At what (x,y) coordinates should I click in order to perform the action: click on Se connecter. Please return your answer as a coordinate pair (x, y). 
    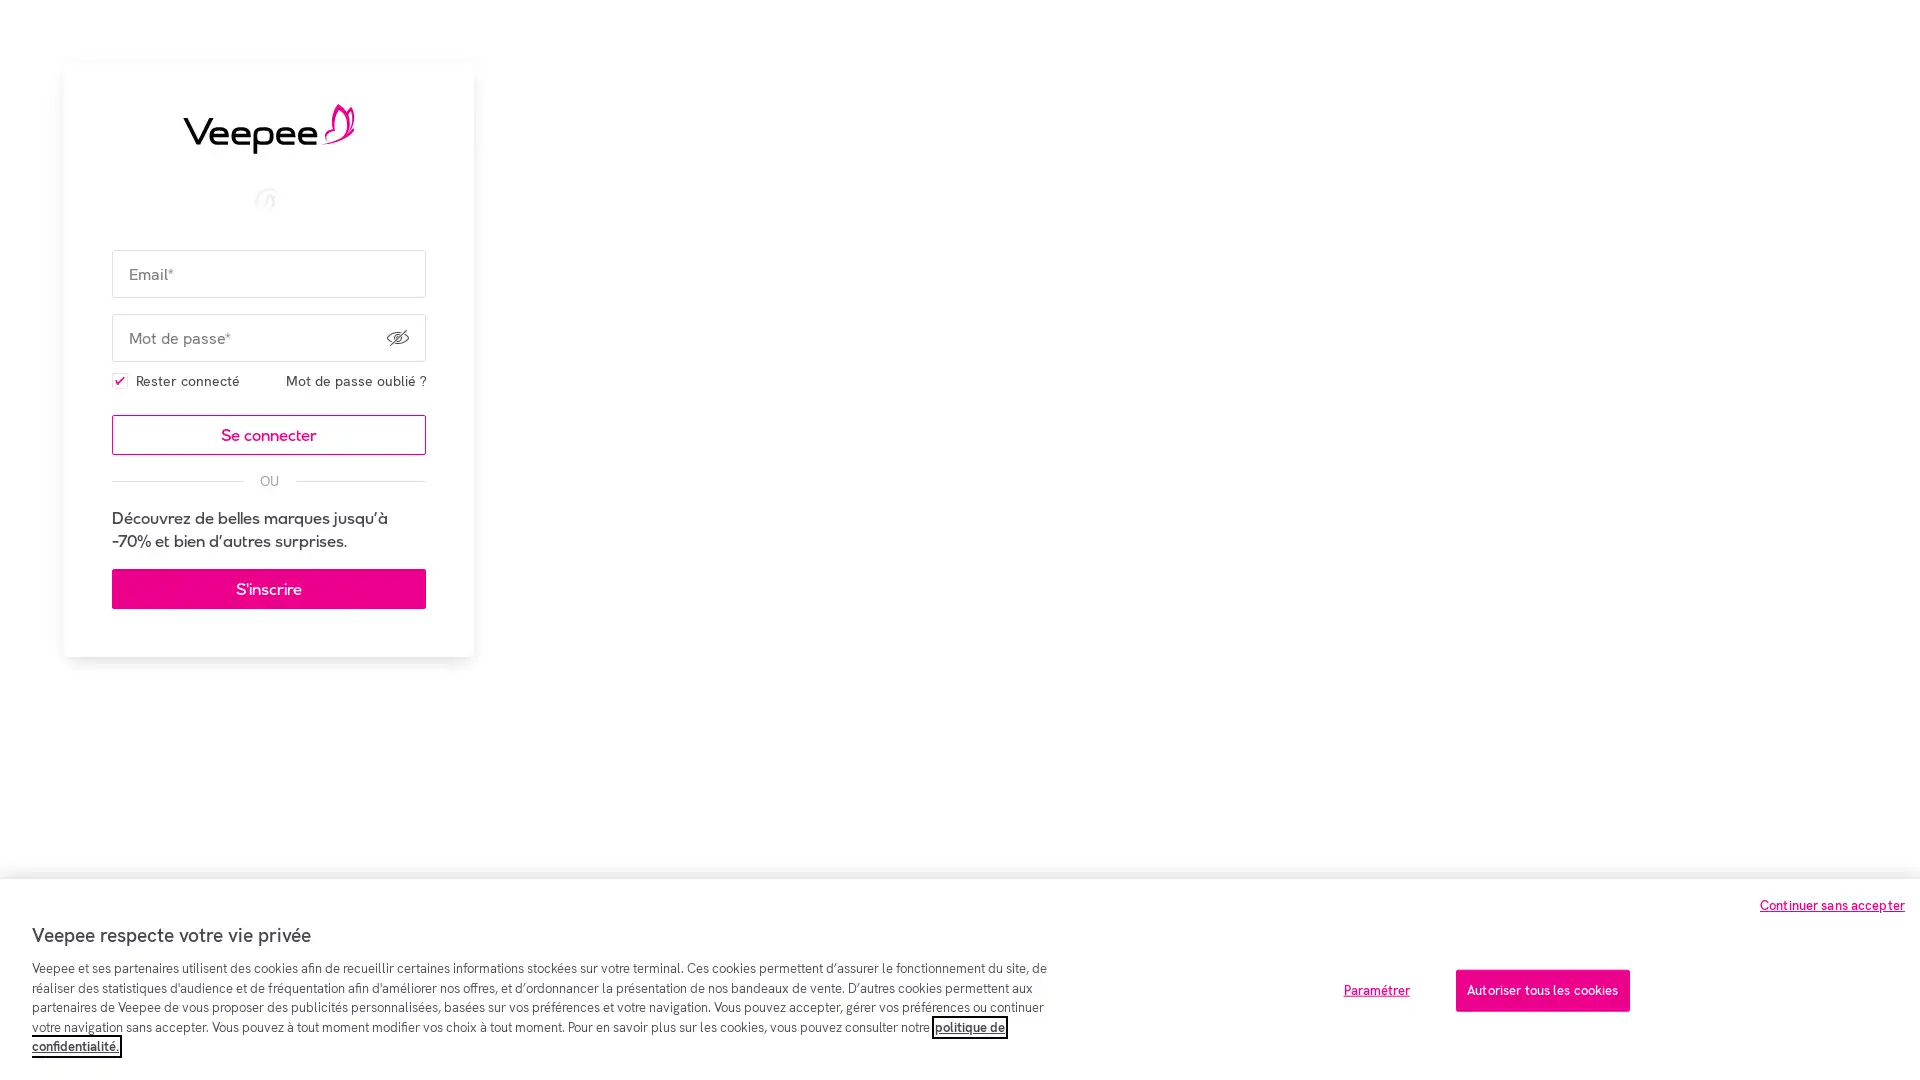
    Looking at the image, I should click on (267, 442).